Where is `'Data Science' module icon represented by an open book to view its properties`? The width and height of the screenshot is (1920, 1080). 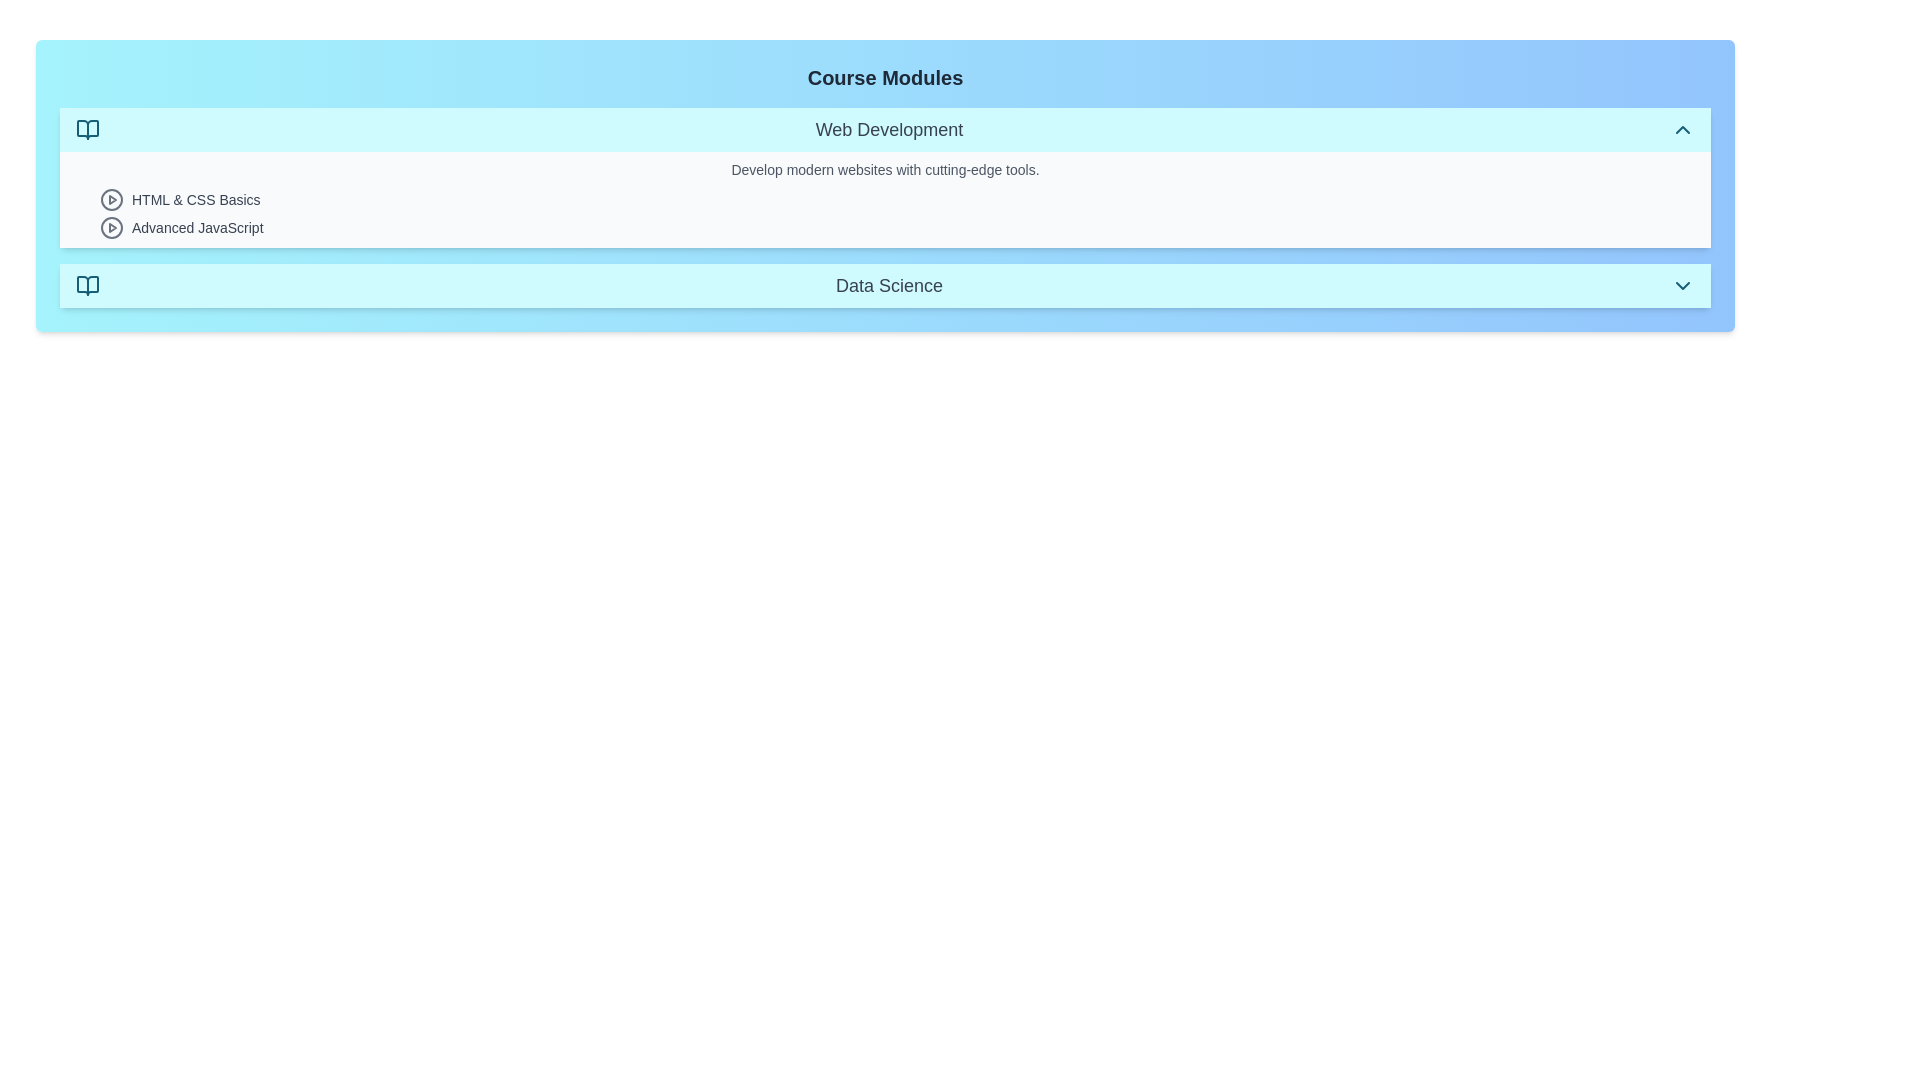
'Data Science' module icon represented by an open book to view its properties is located at coordinates (86, 285).